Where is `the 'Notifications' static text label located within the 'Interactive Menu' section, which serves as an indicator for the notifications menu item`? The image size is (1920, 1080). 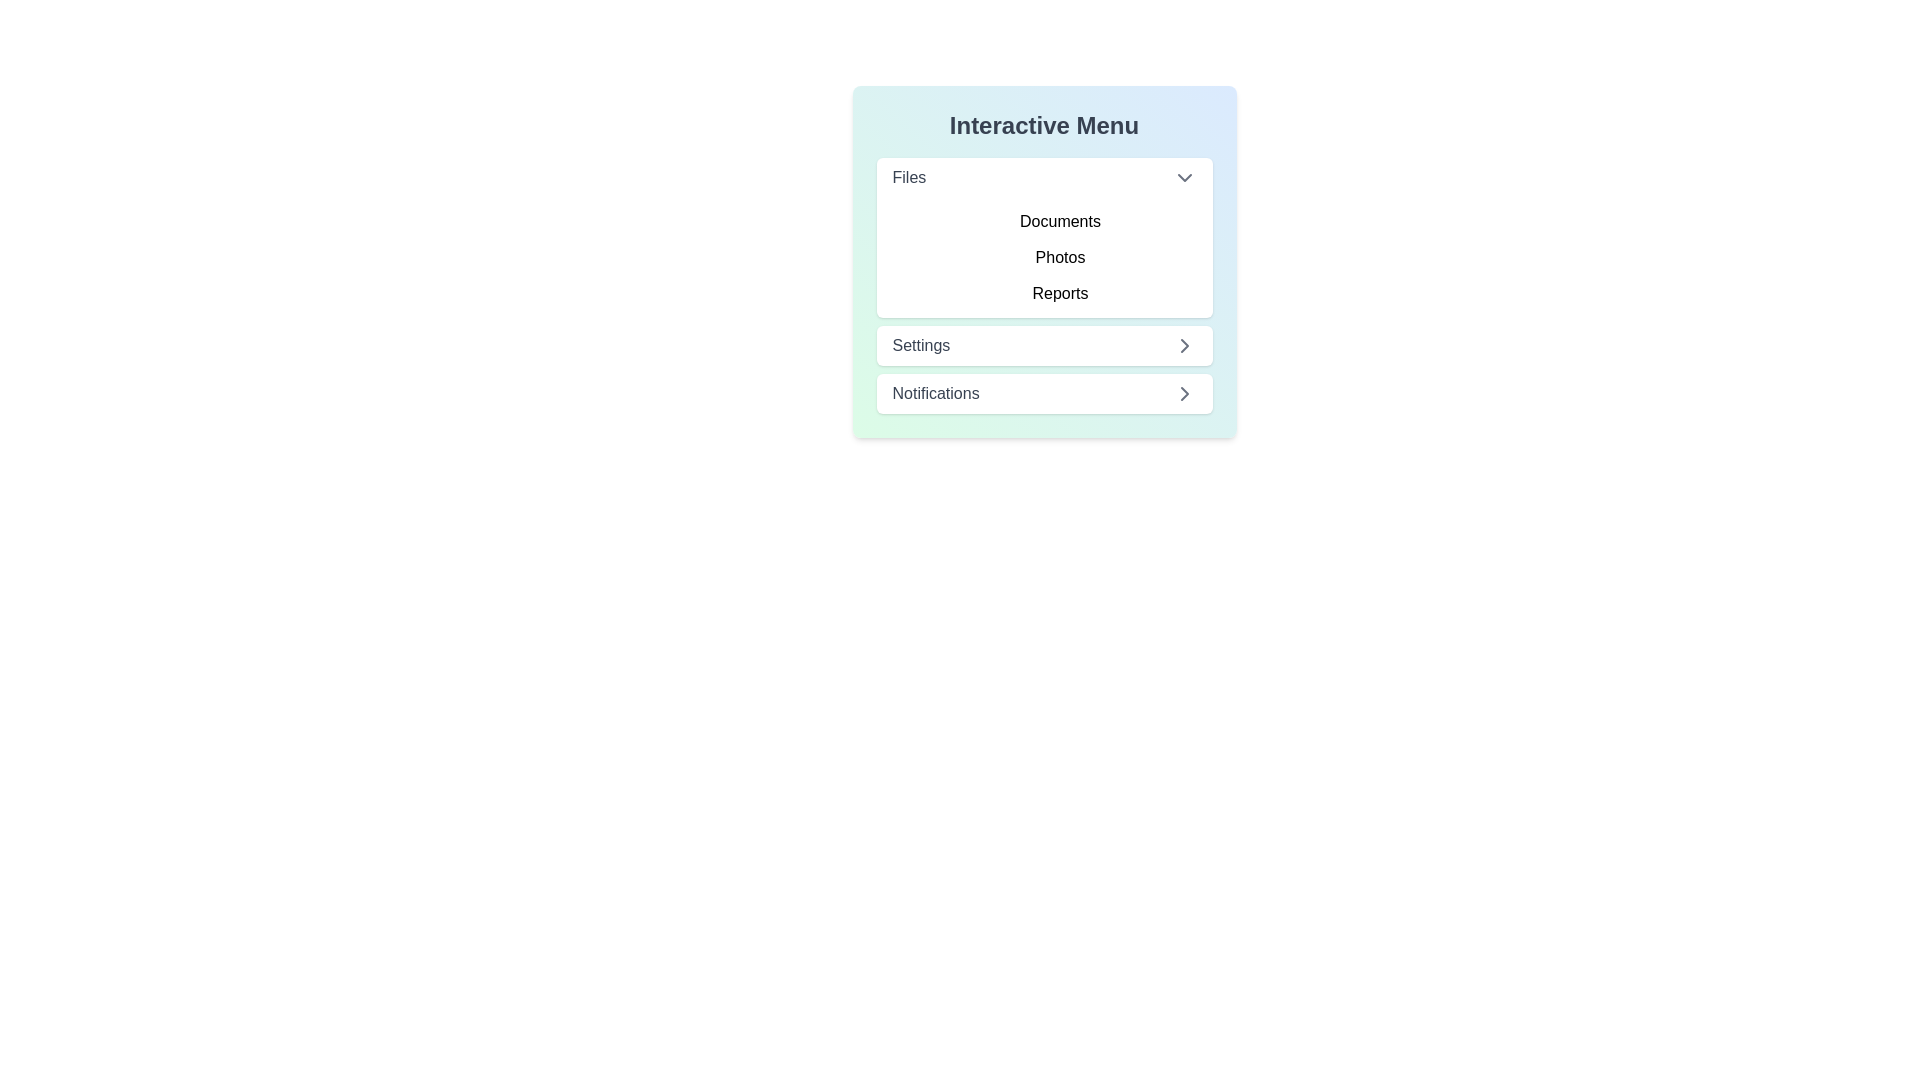 the 'Notifications' static text label located within the 'Interactive Menu' section, which serves as an indicator for the notifications menu item is located at coordinates (935, 393).